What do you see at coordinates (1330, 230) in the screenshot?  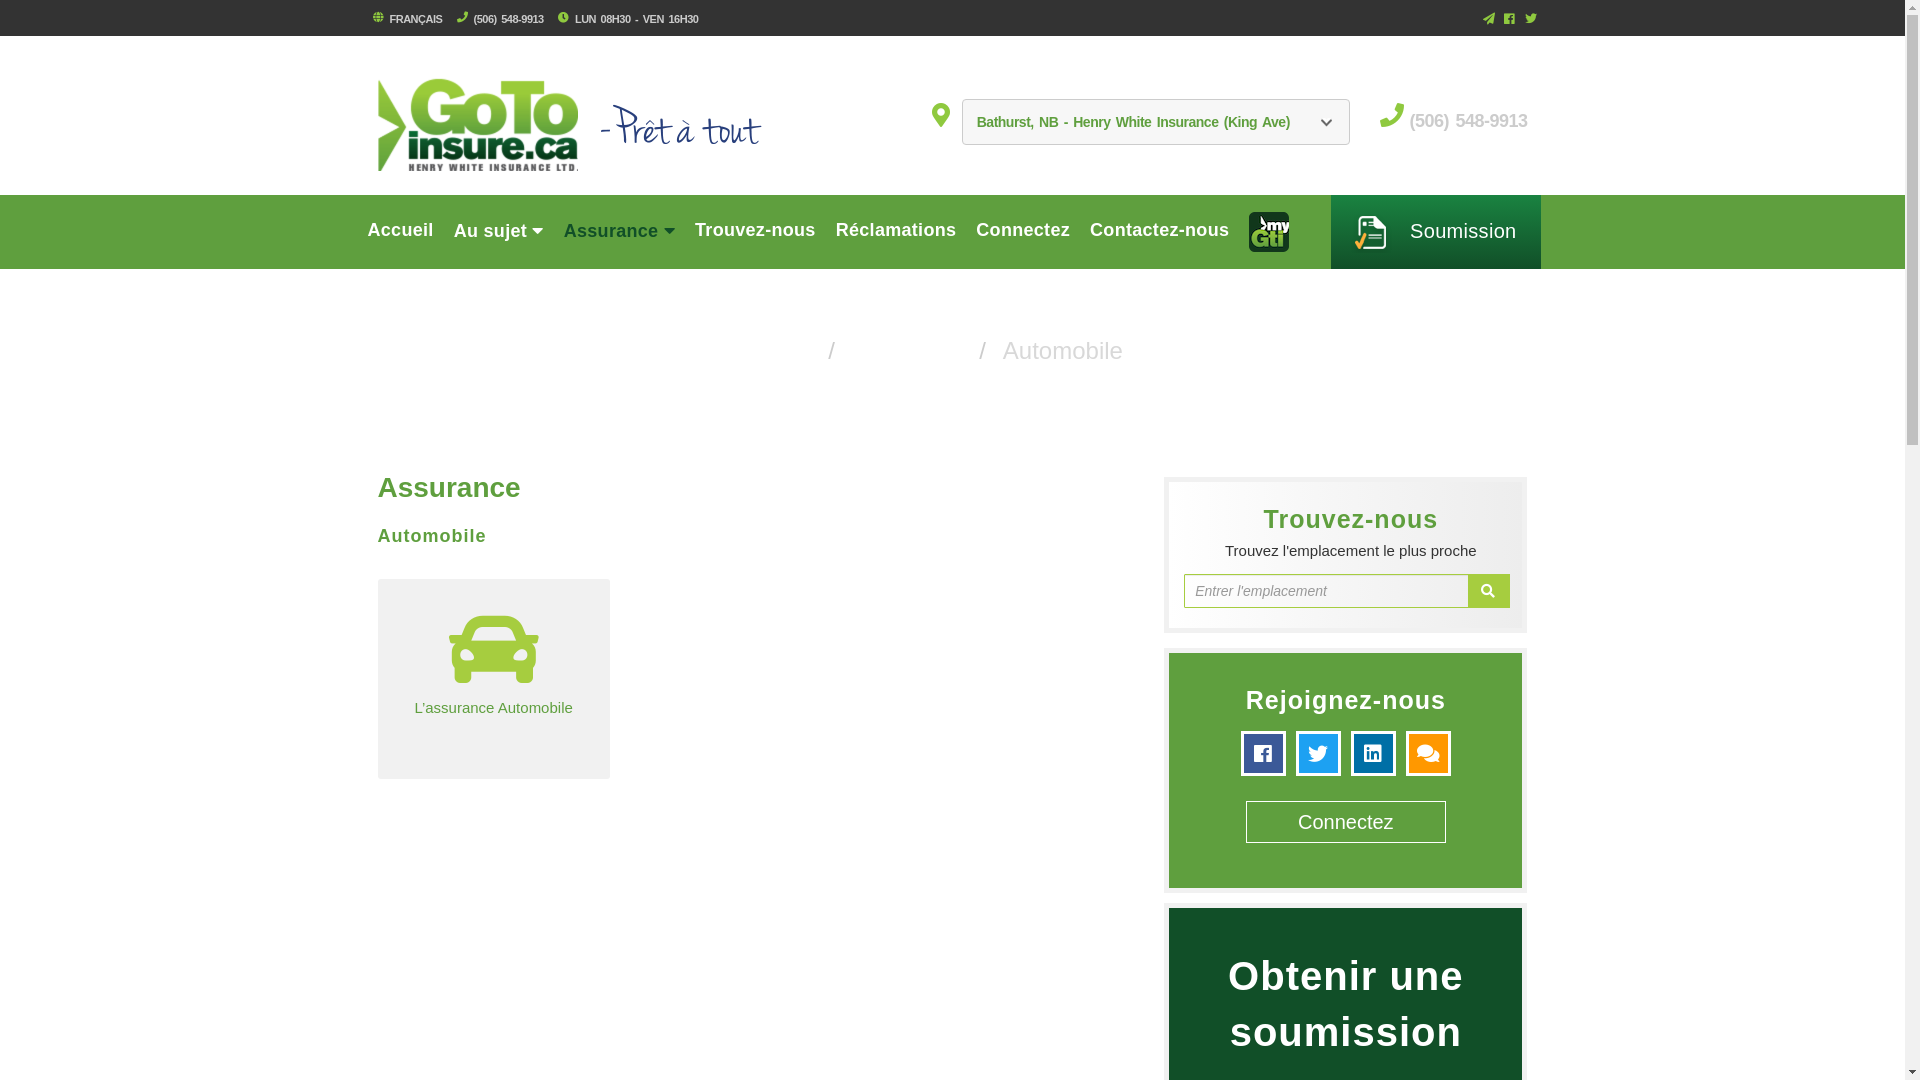 I see `'  Soumission'` at bounding box center [1330, 230].